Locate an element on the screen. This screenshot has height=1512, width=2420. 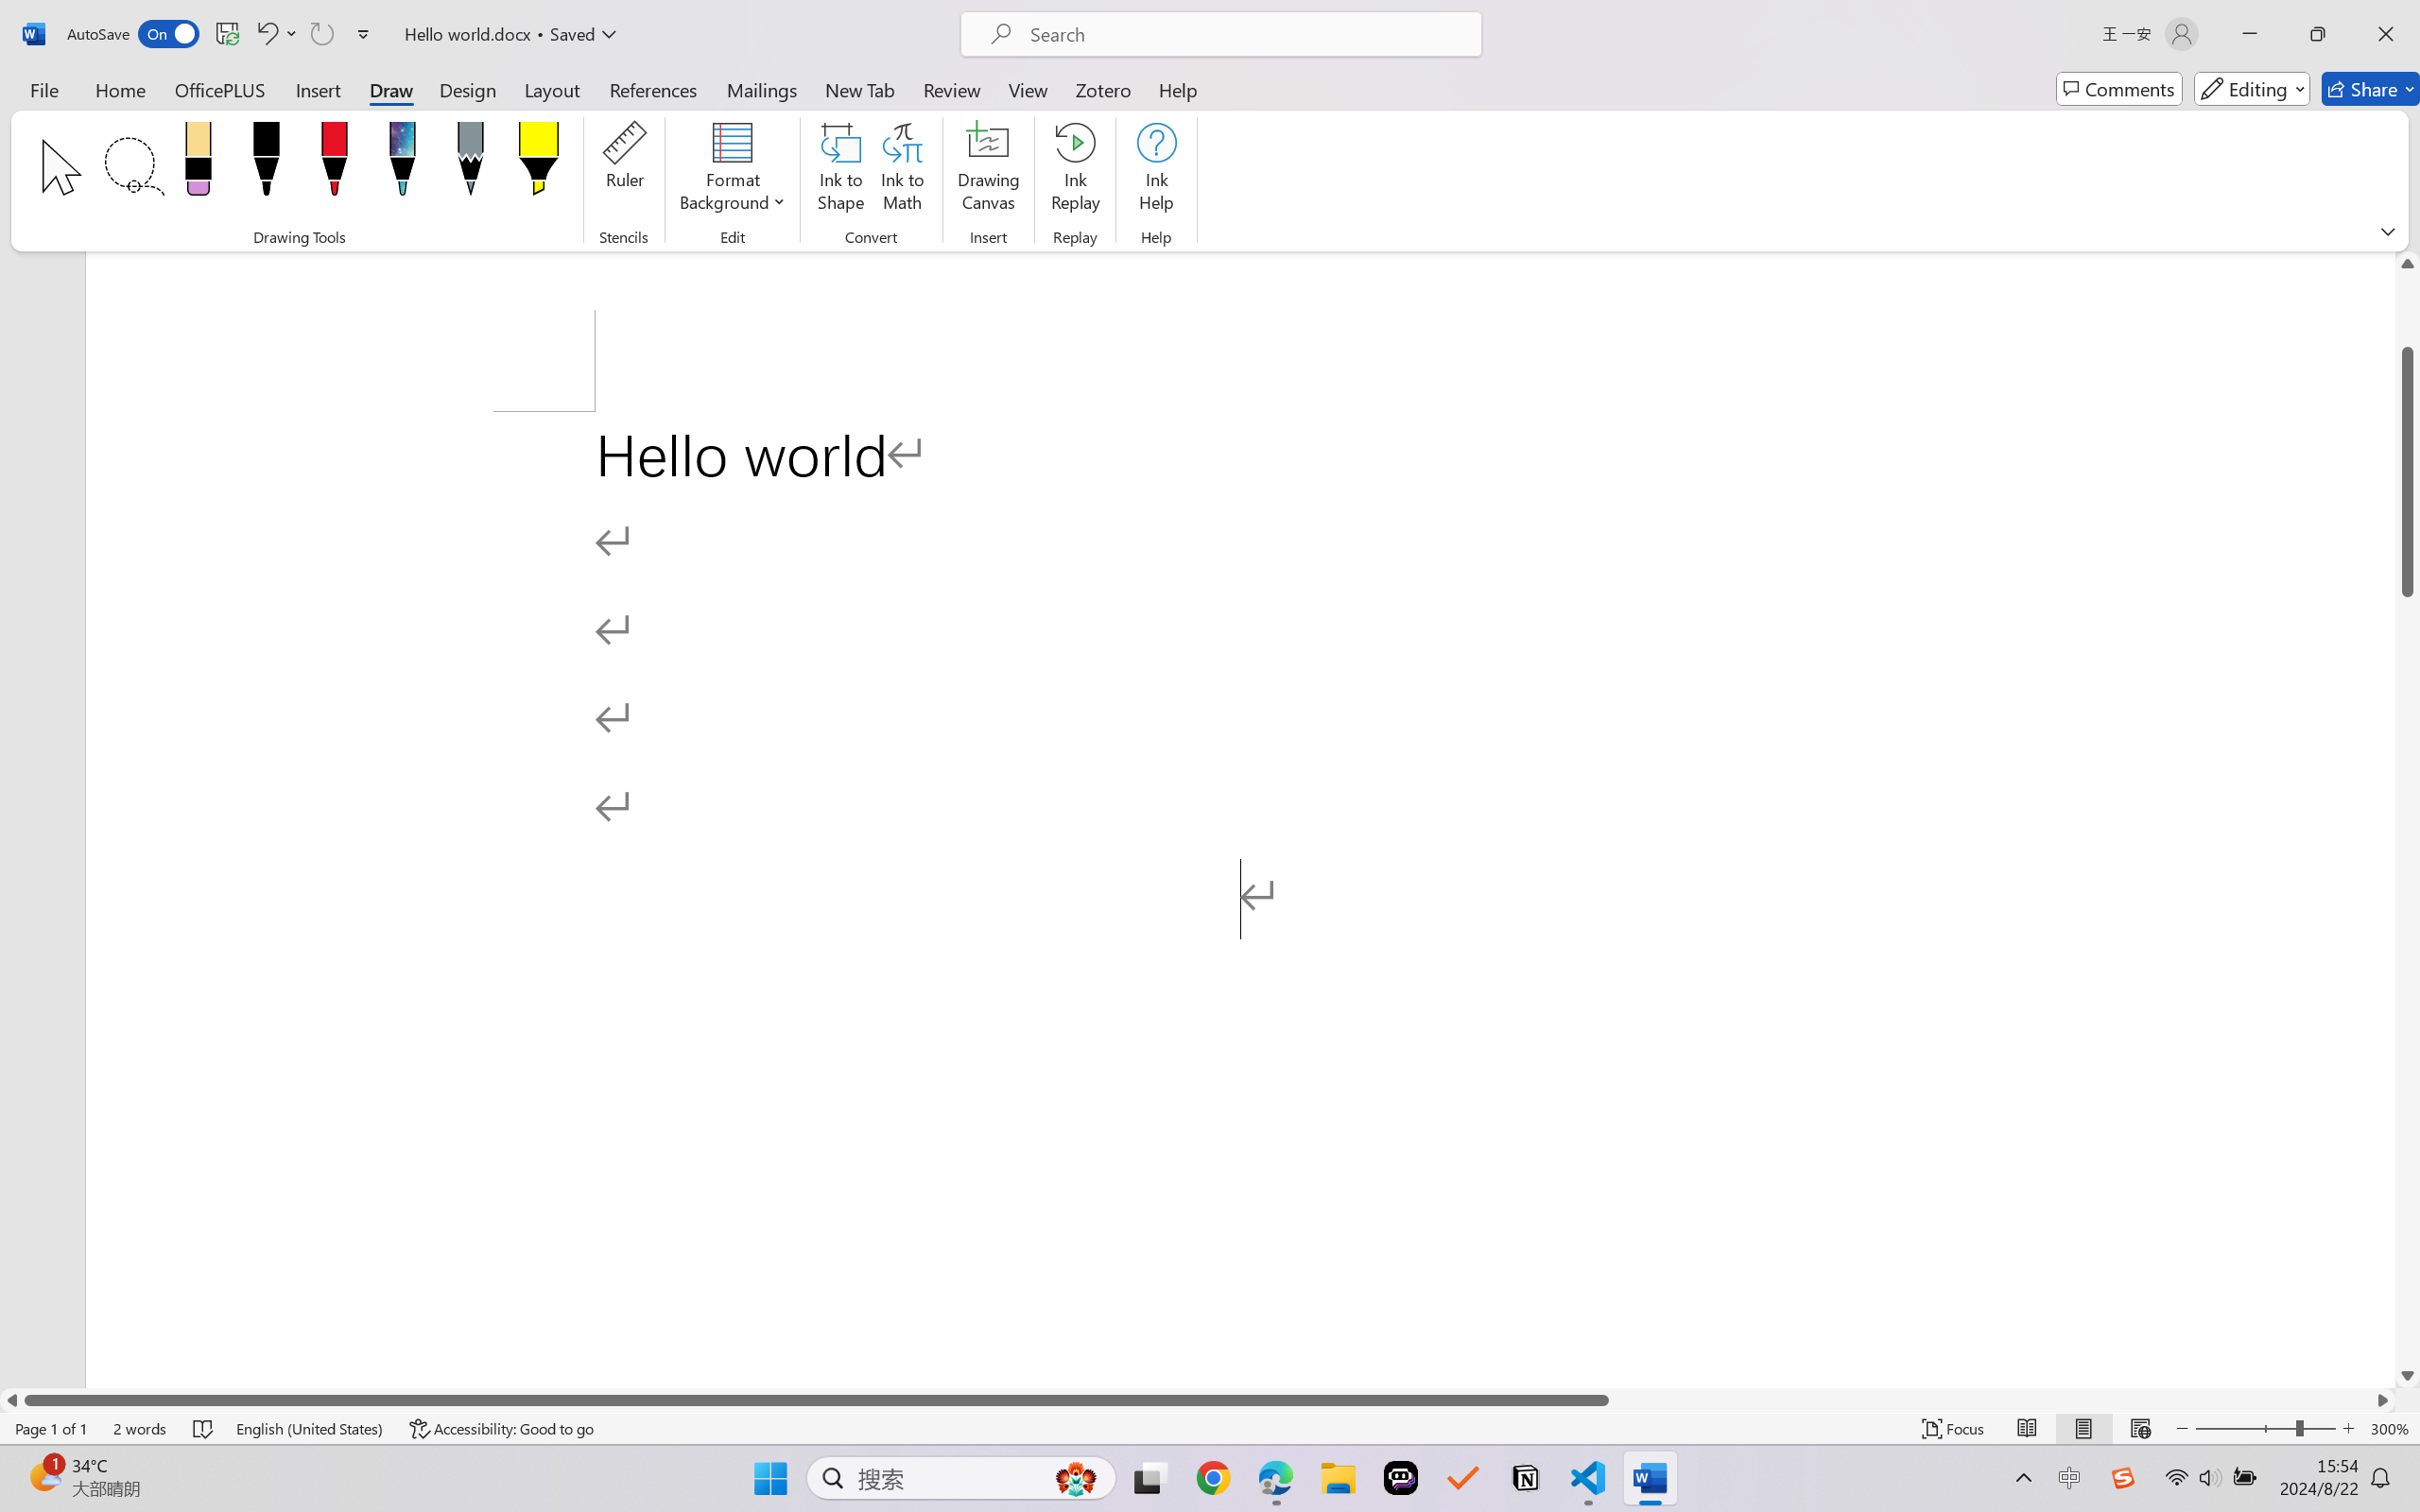
'Customize Quick Access Toolbar' is located at coordinates (363, 33).